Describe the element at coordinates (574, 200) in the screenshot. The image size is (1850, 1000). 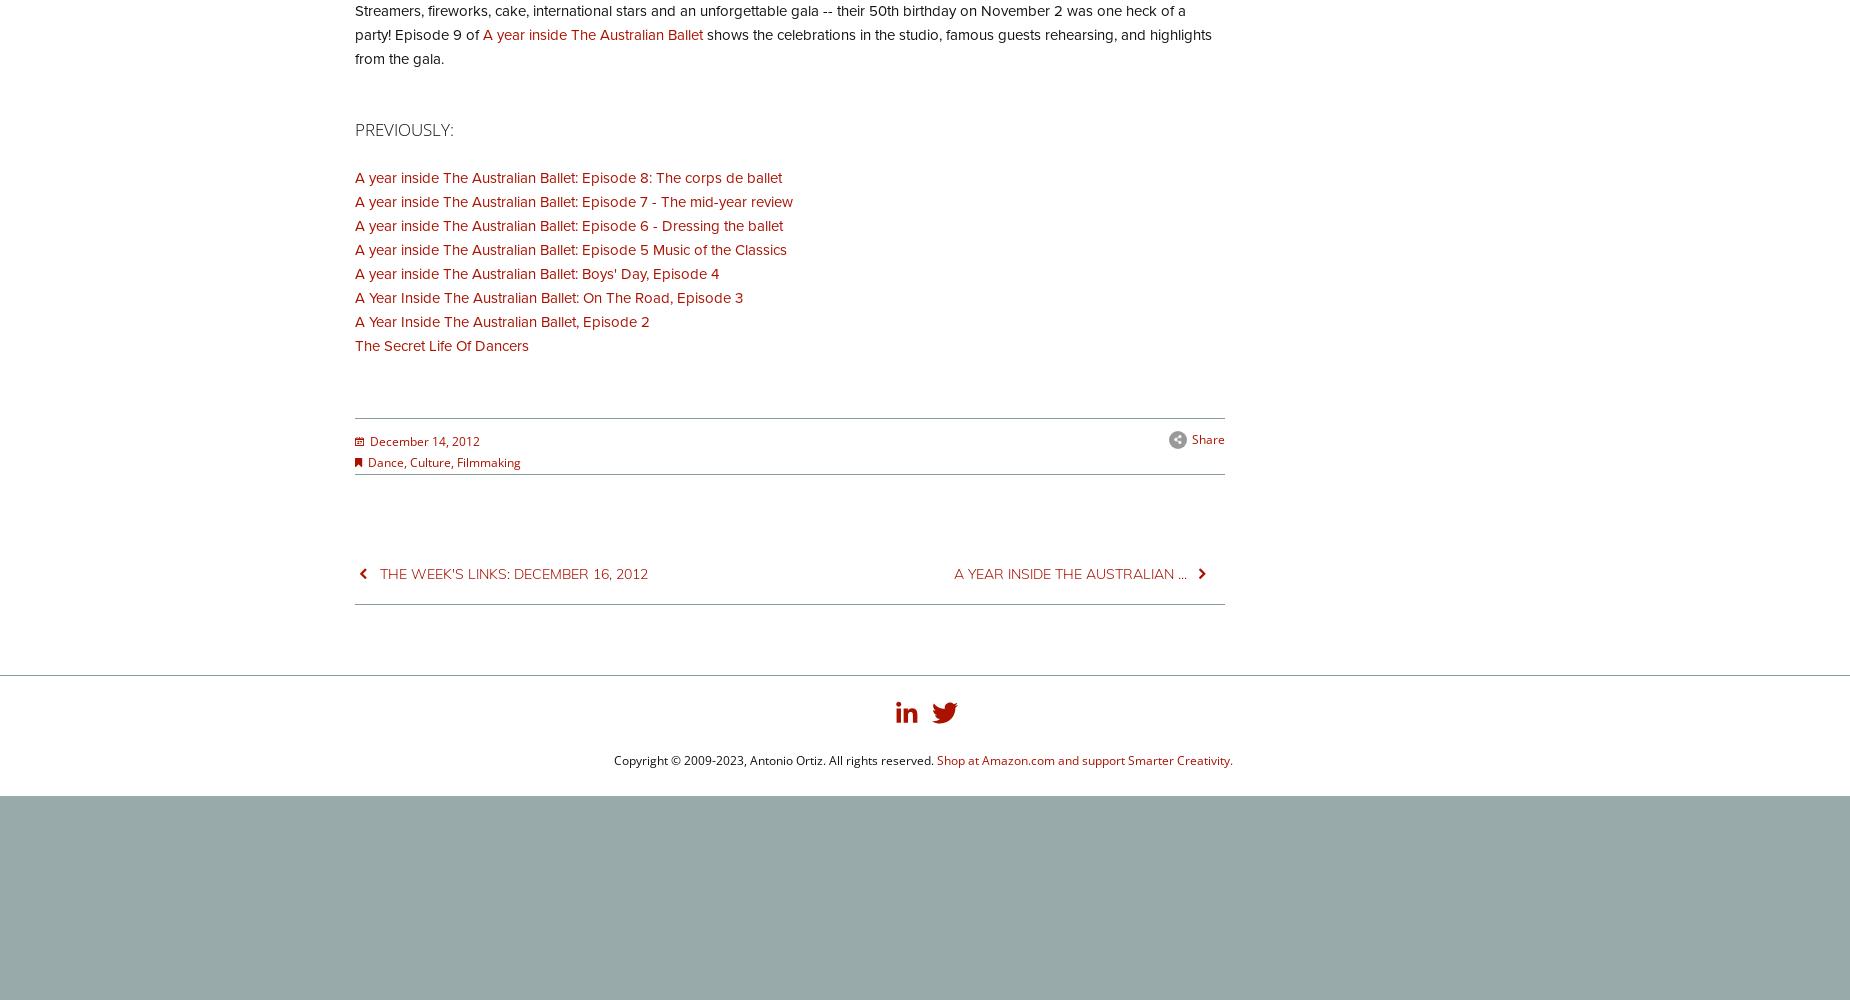
I see `'A year inside The Australian Ballet: Episode 7 - The mid-year review'` at that location.